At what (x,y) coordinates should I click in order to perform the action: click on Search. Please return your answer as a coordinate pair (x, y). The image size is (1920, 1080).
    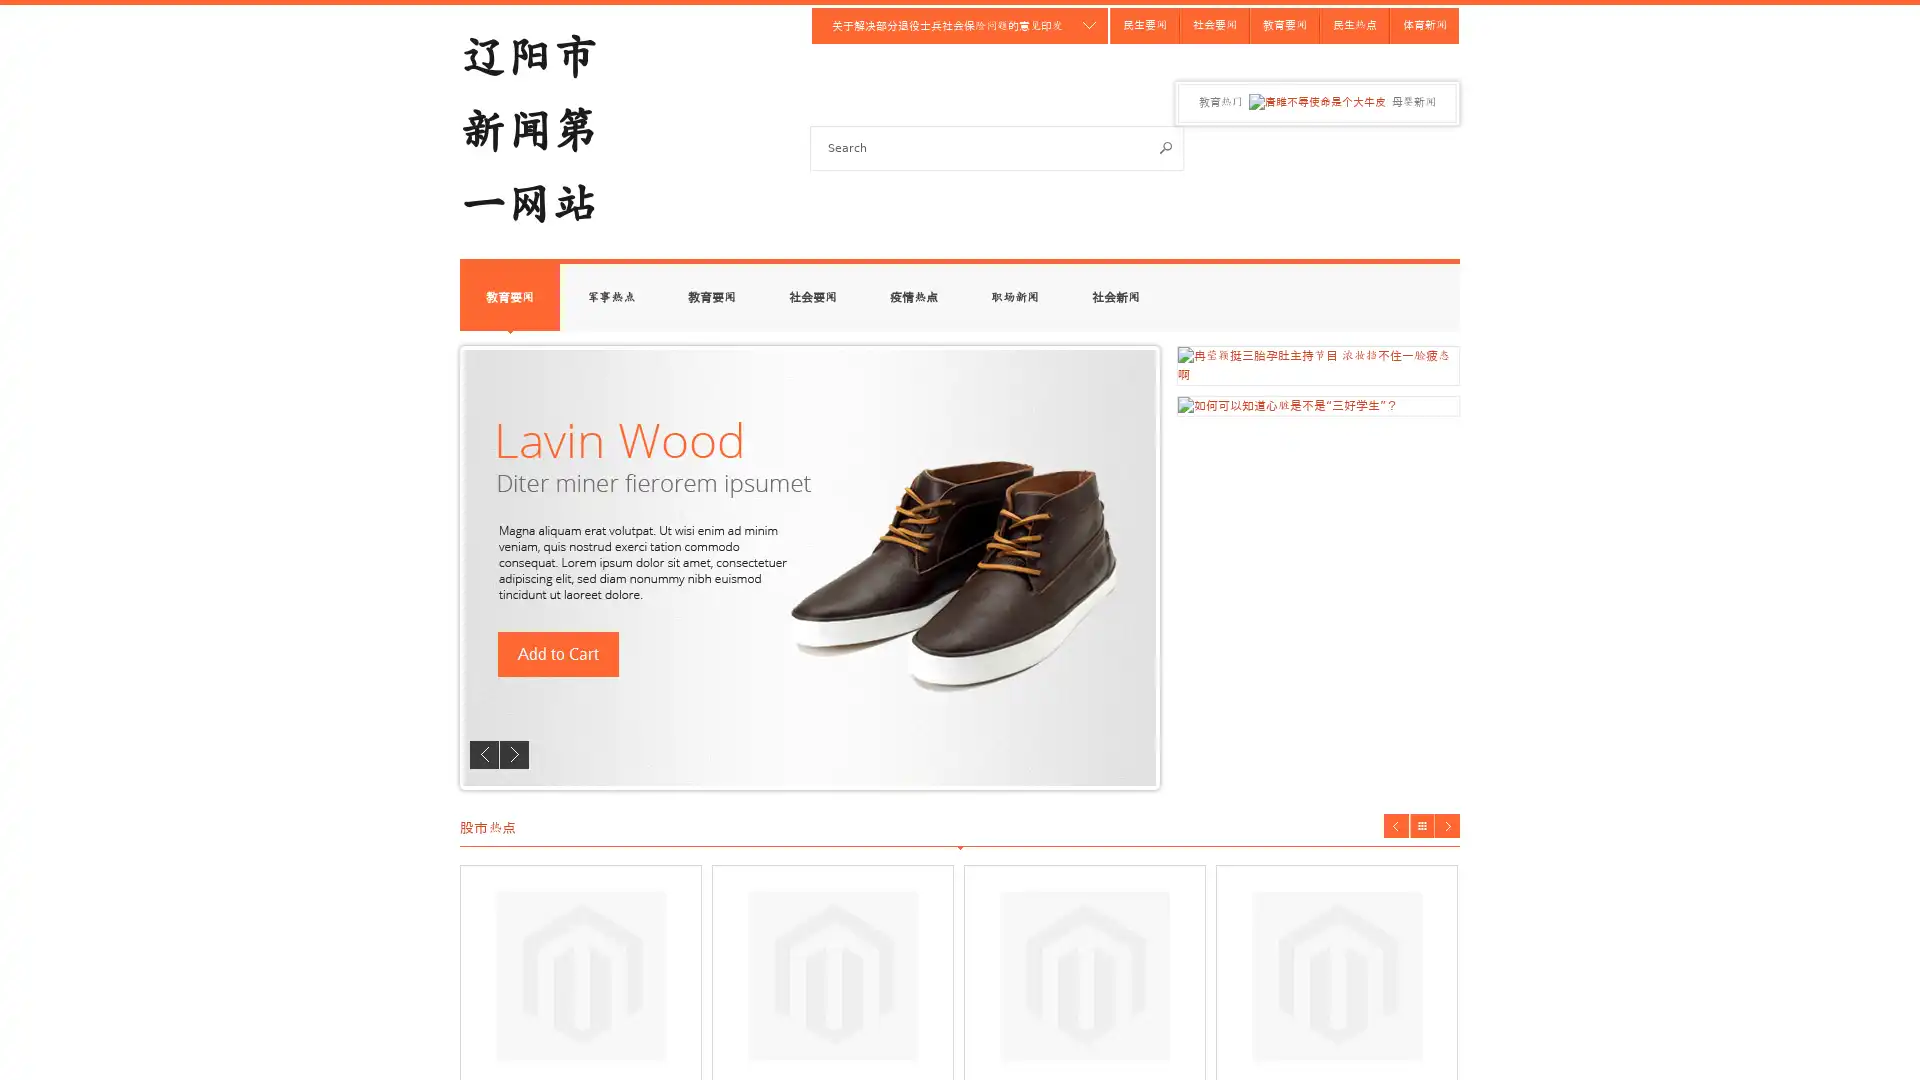
    Looking at the image, I should click on (1166, 146).